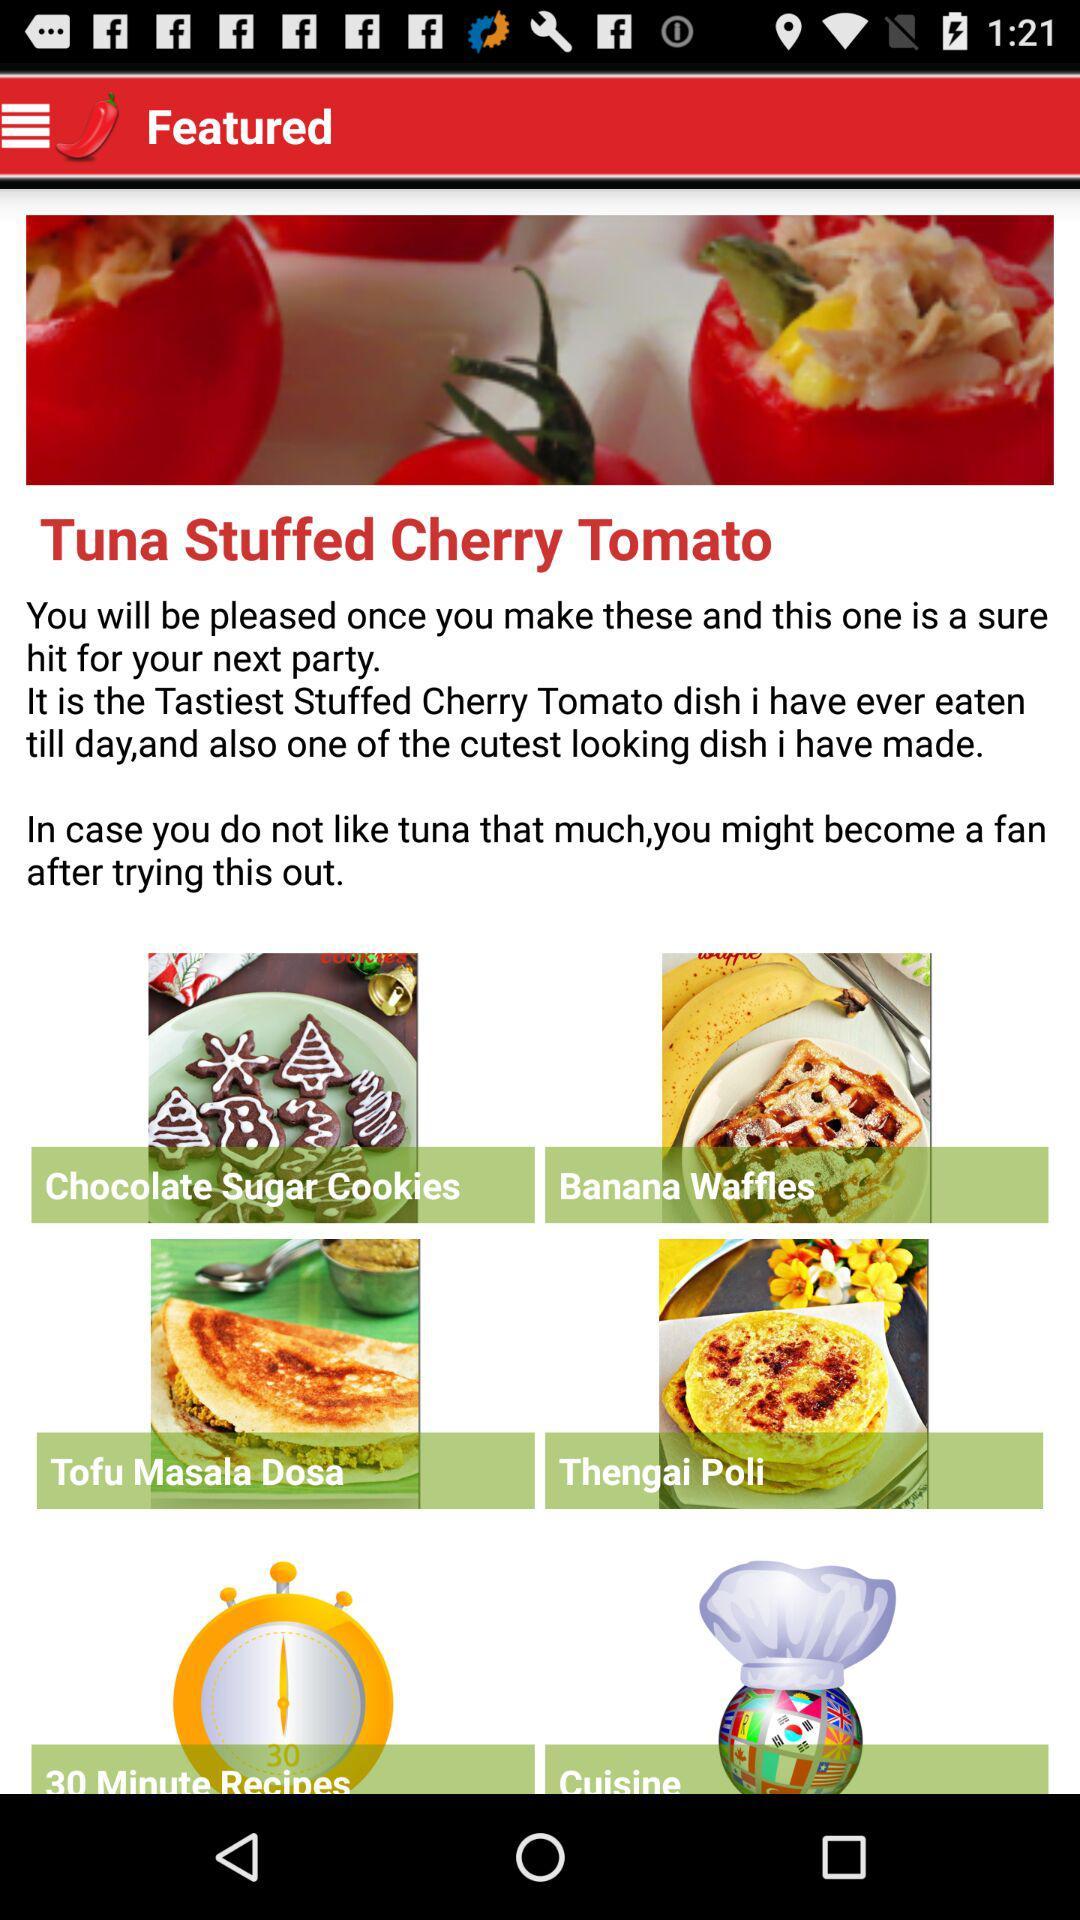  What do you see at coordinates (540, 350) in the screenshot?
I see `examine picture` at bounding box center [540, 350].